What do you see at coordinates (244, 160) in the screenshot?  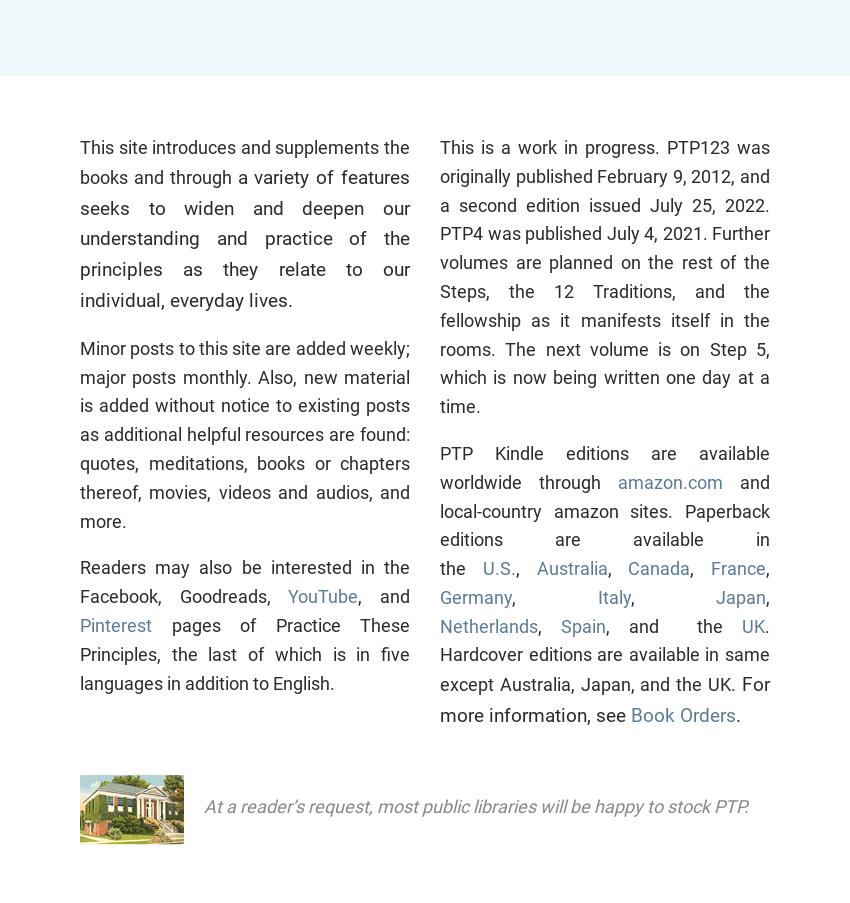 I see `'This site introduces and supplements the books and through'` at bounding box center [244, 160].